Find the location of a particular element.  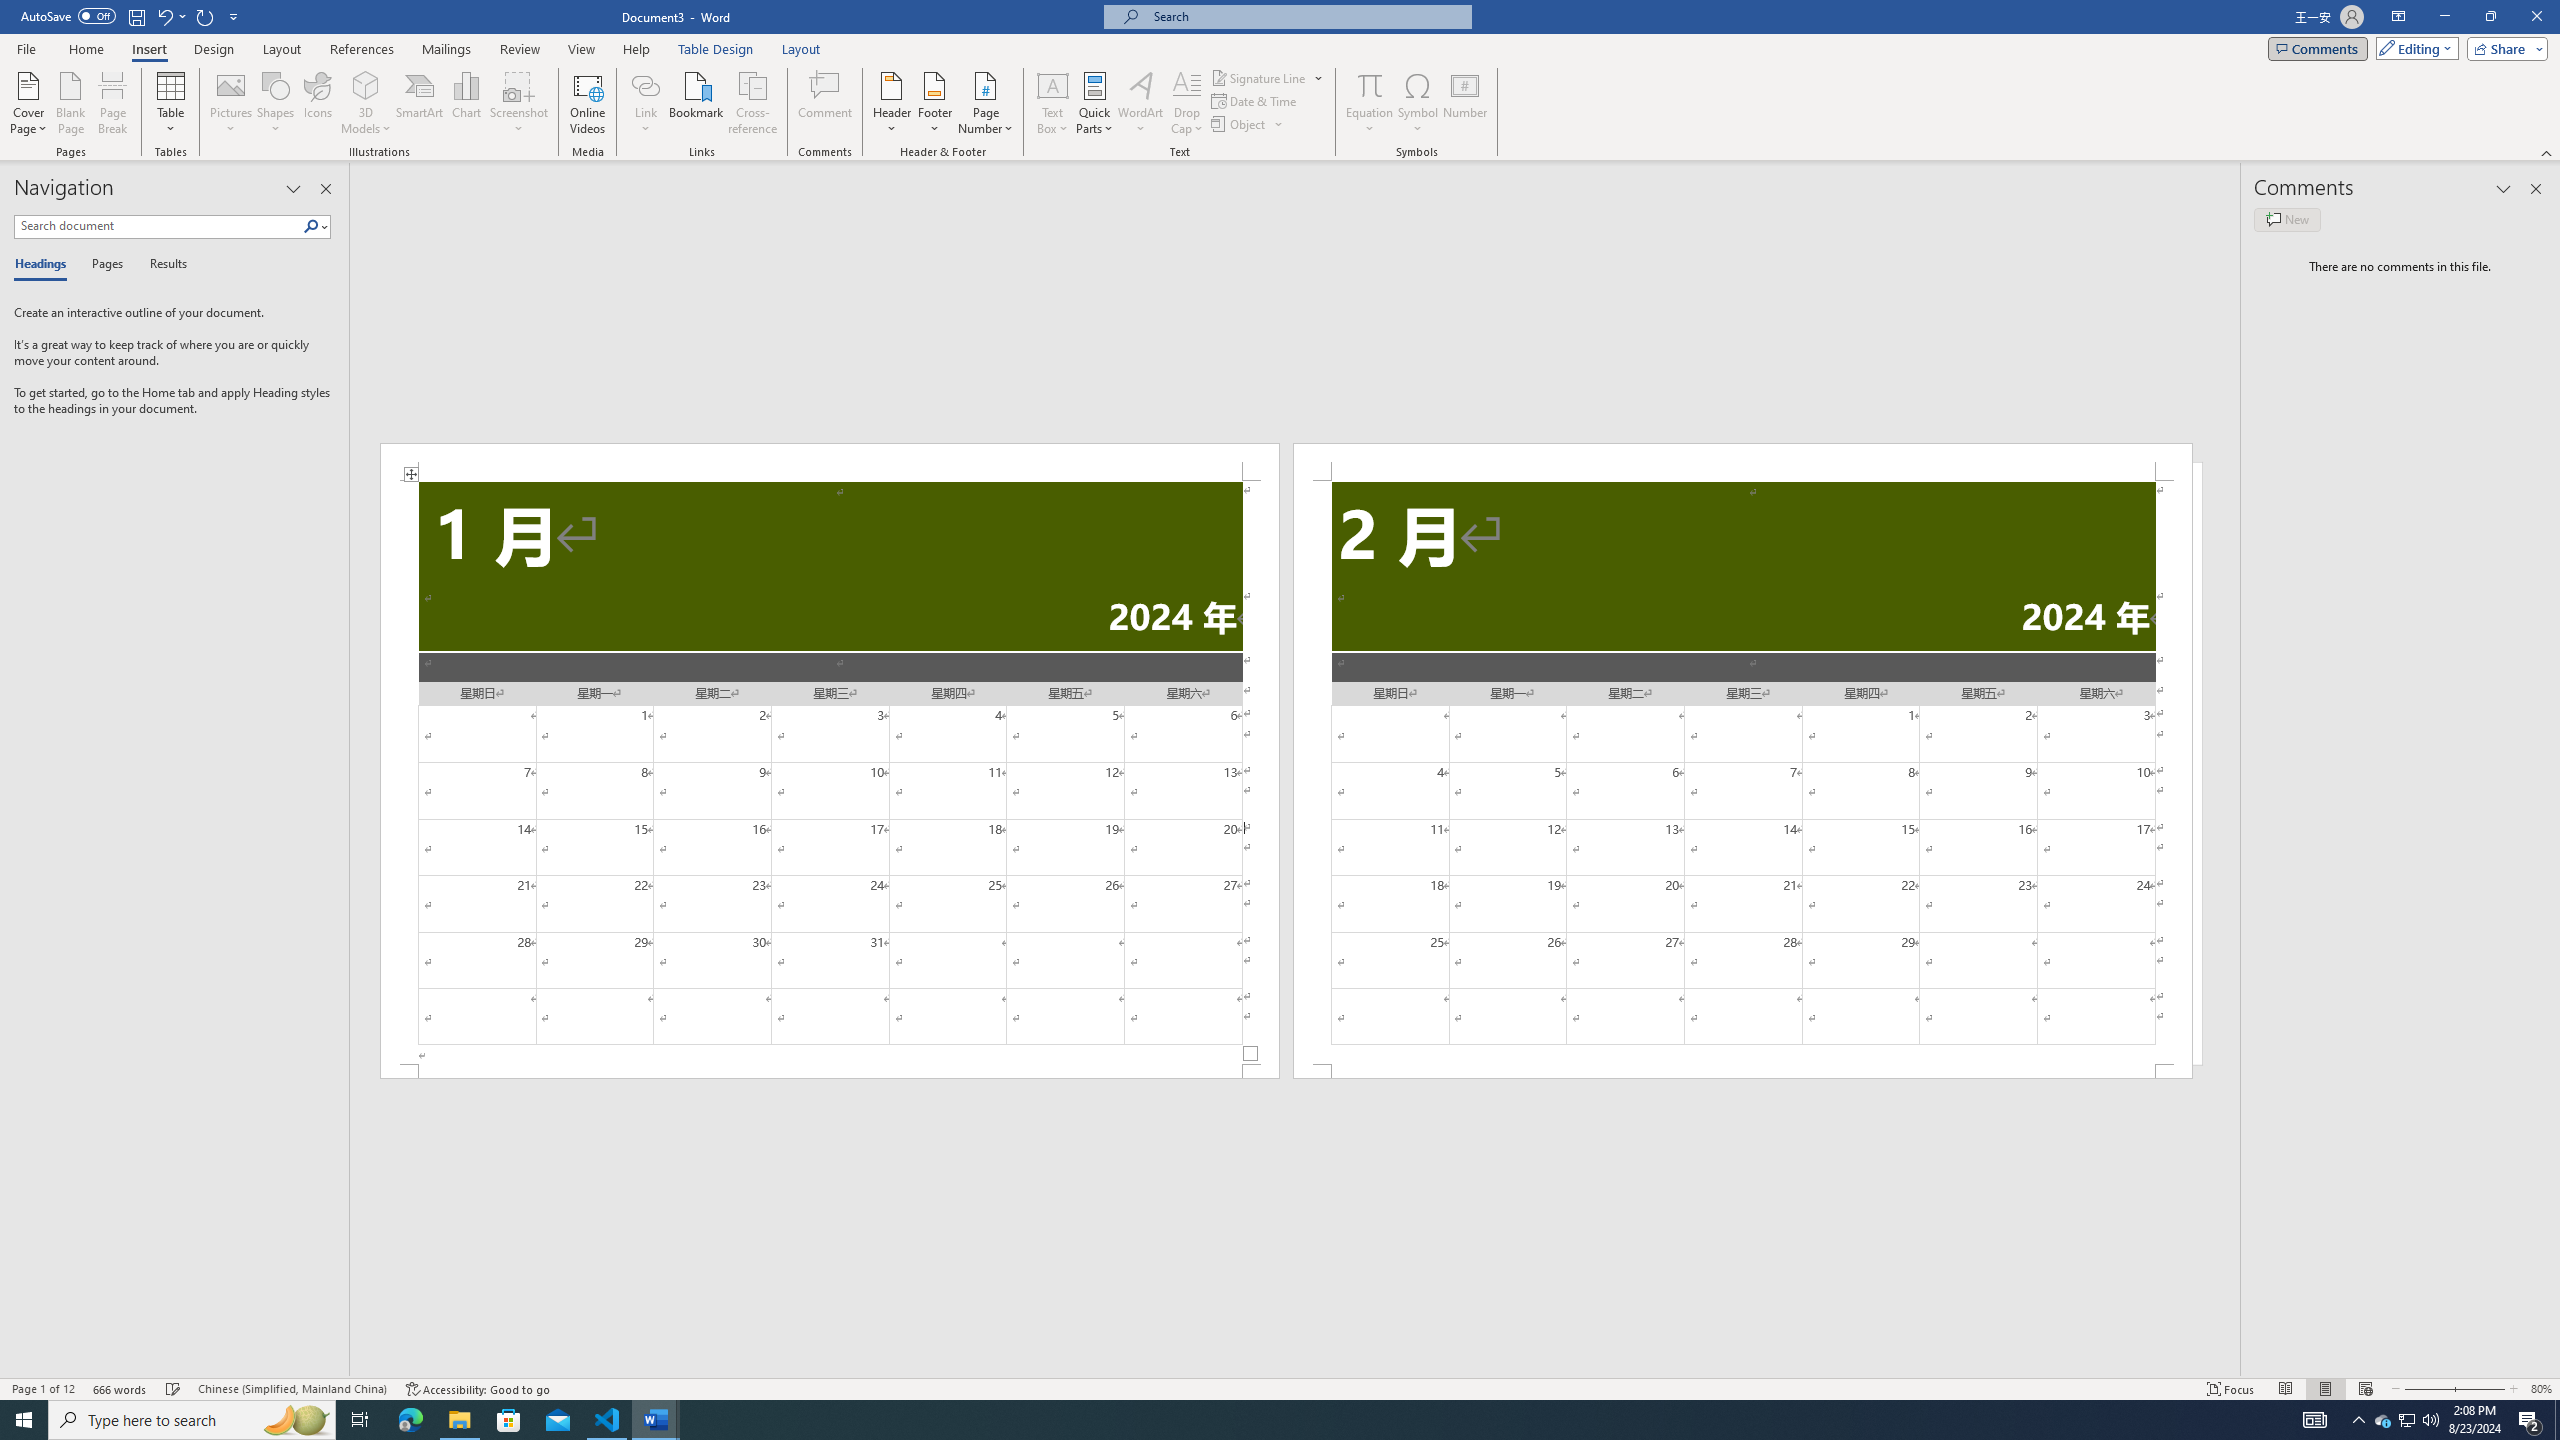

'Blank Page' is located at coordinates (70, 103).